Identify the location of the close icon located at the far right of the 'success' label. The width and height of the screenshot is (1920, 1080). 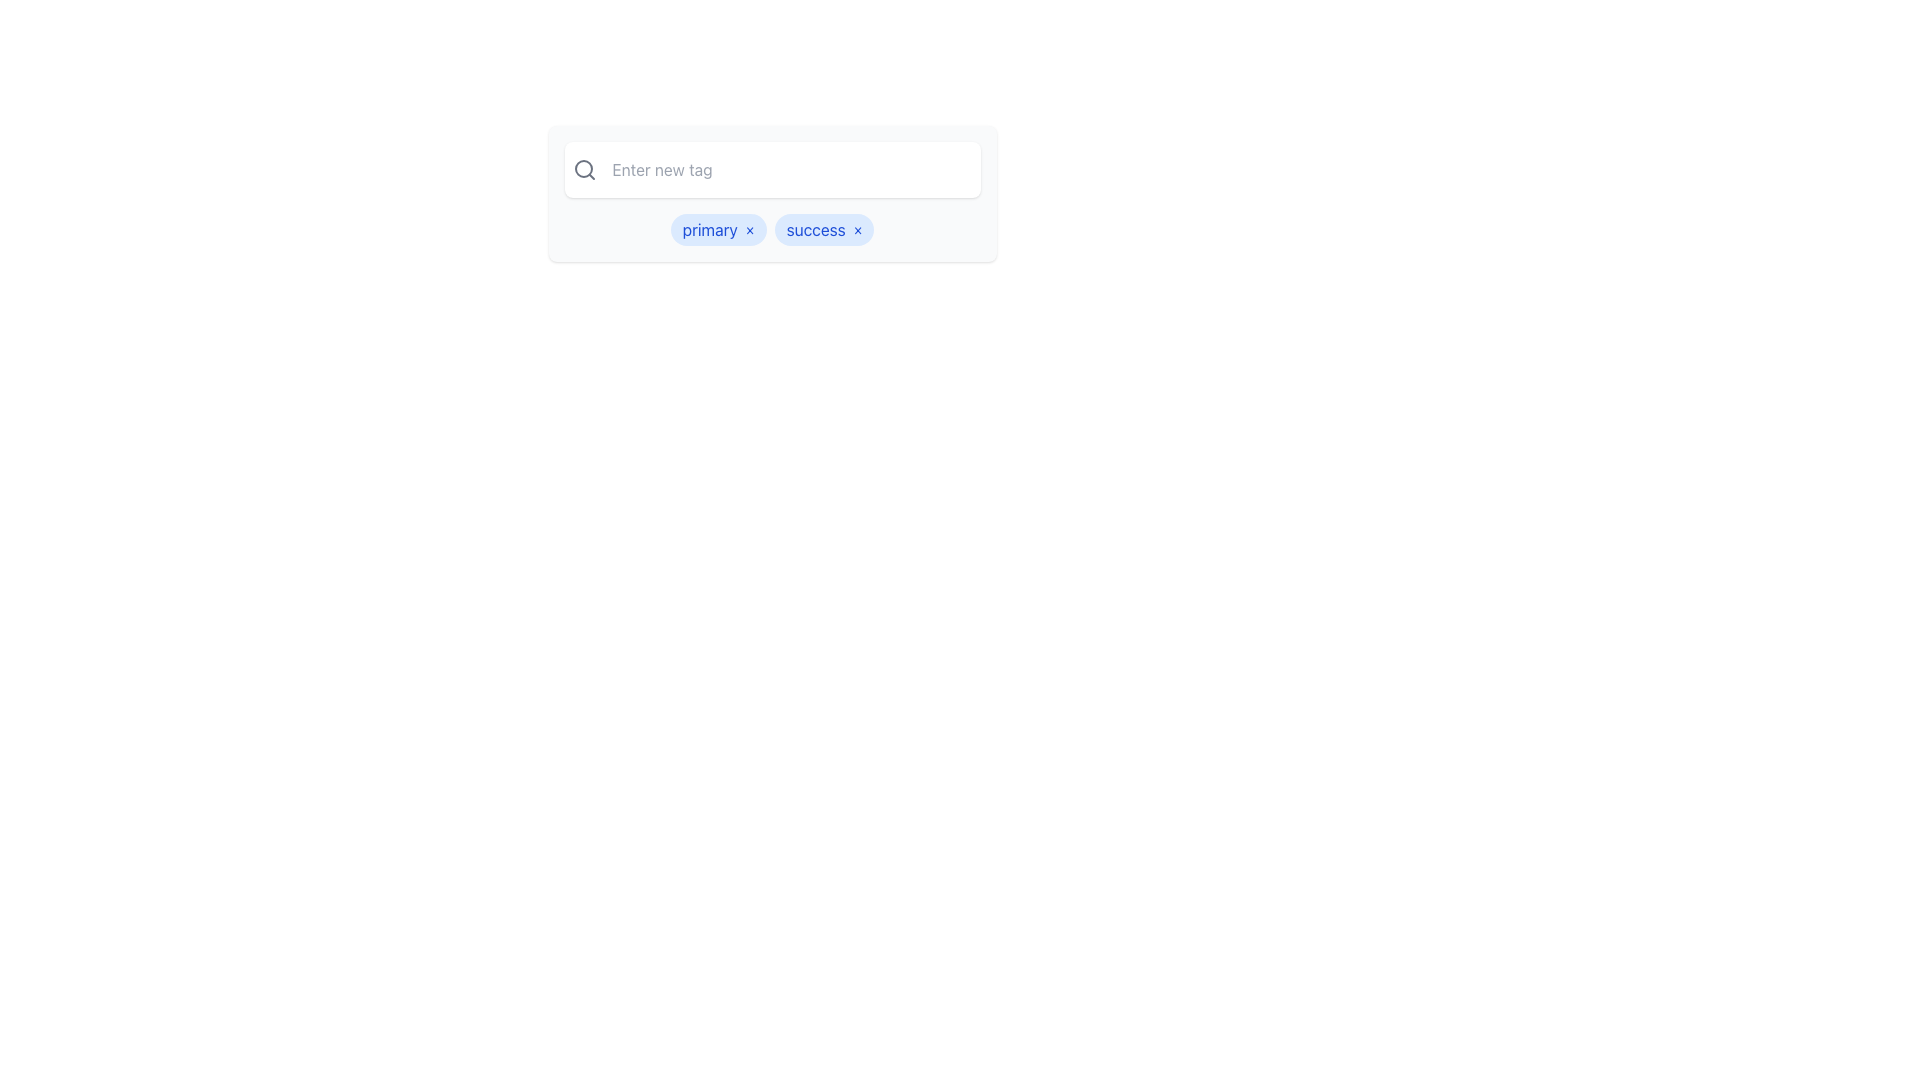
(858, 229).